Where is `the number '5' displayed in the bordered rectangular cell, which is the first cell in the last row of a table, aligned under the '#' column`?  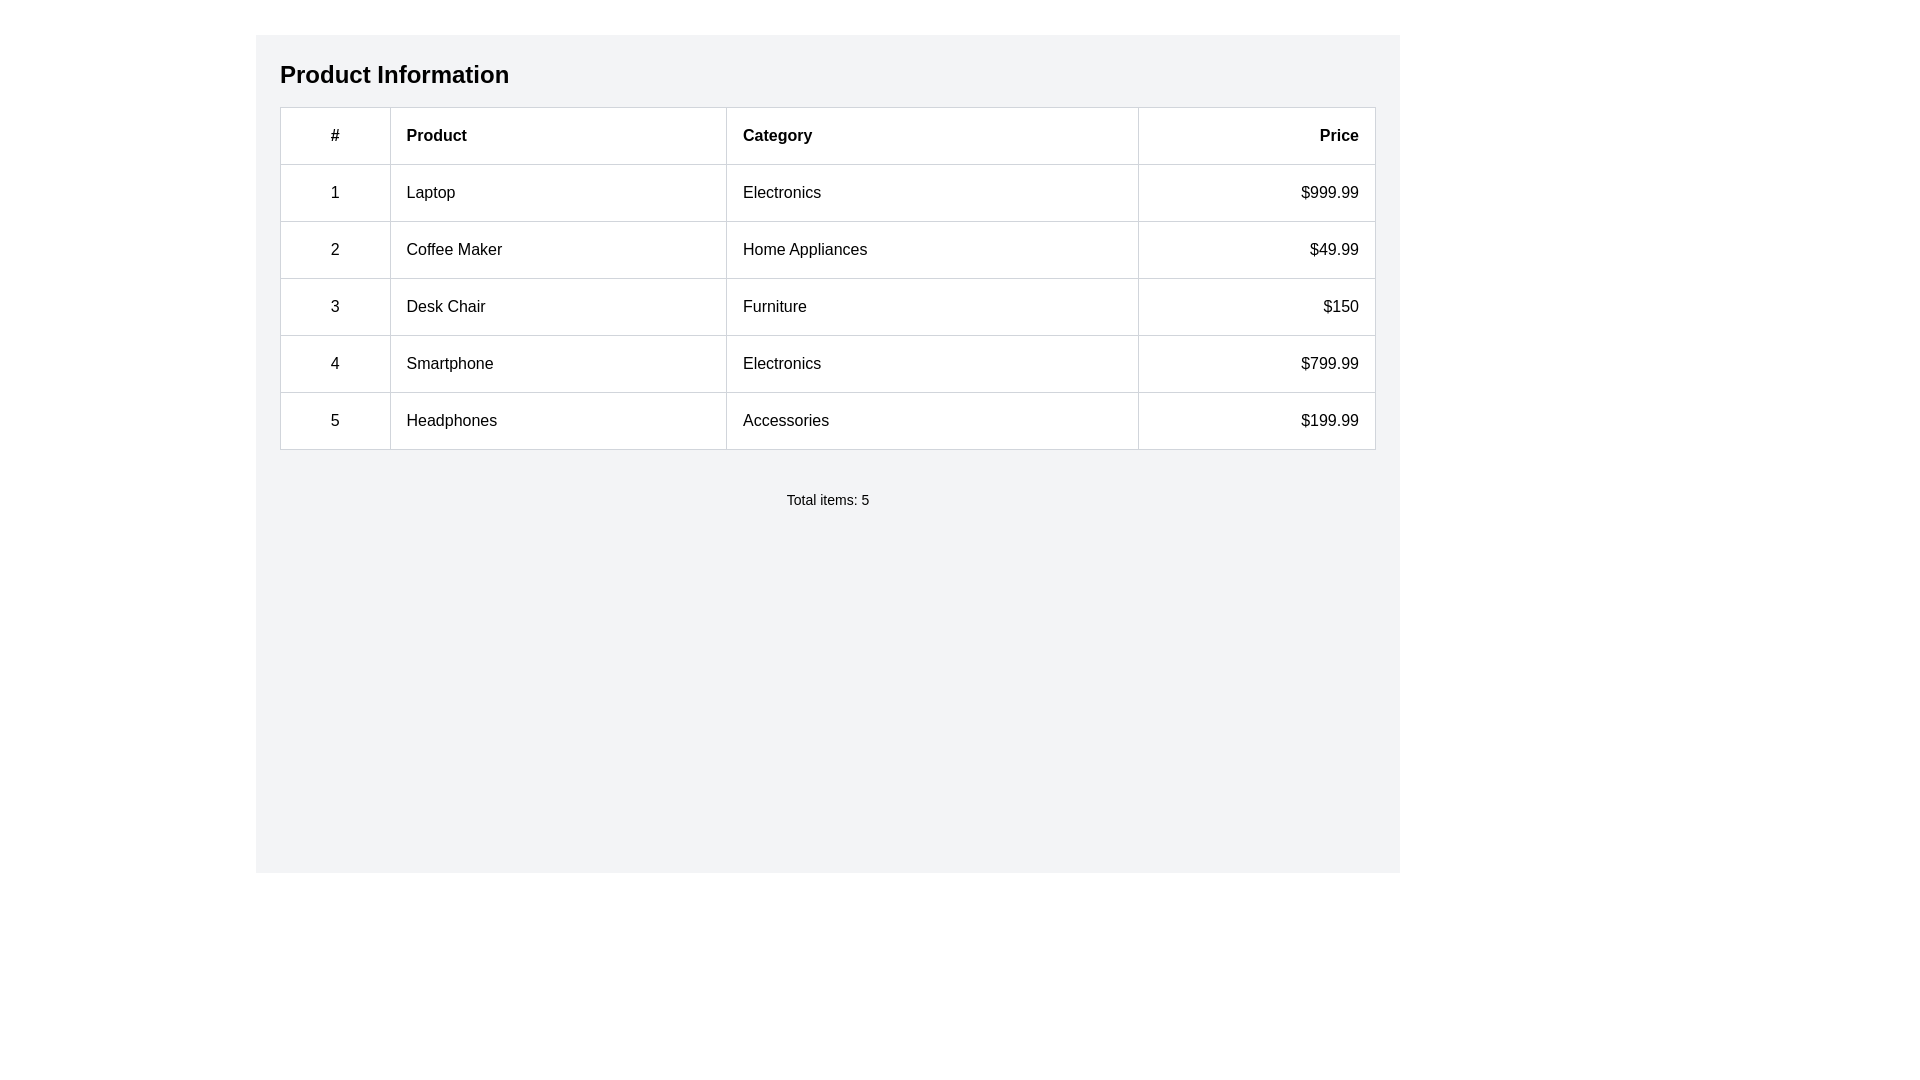 the number '5' displayed in the bordered rectangular cell, which is the first cell in the last row of a table, aligned under the '#' column is located at coordinates (335, 419).